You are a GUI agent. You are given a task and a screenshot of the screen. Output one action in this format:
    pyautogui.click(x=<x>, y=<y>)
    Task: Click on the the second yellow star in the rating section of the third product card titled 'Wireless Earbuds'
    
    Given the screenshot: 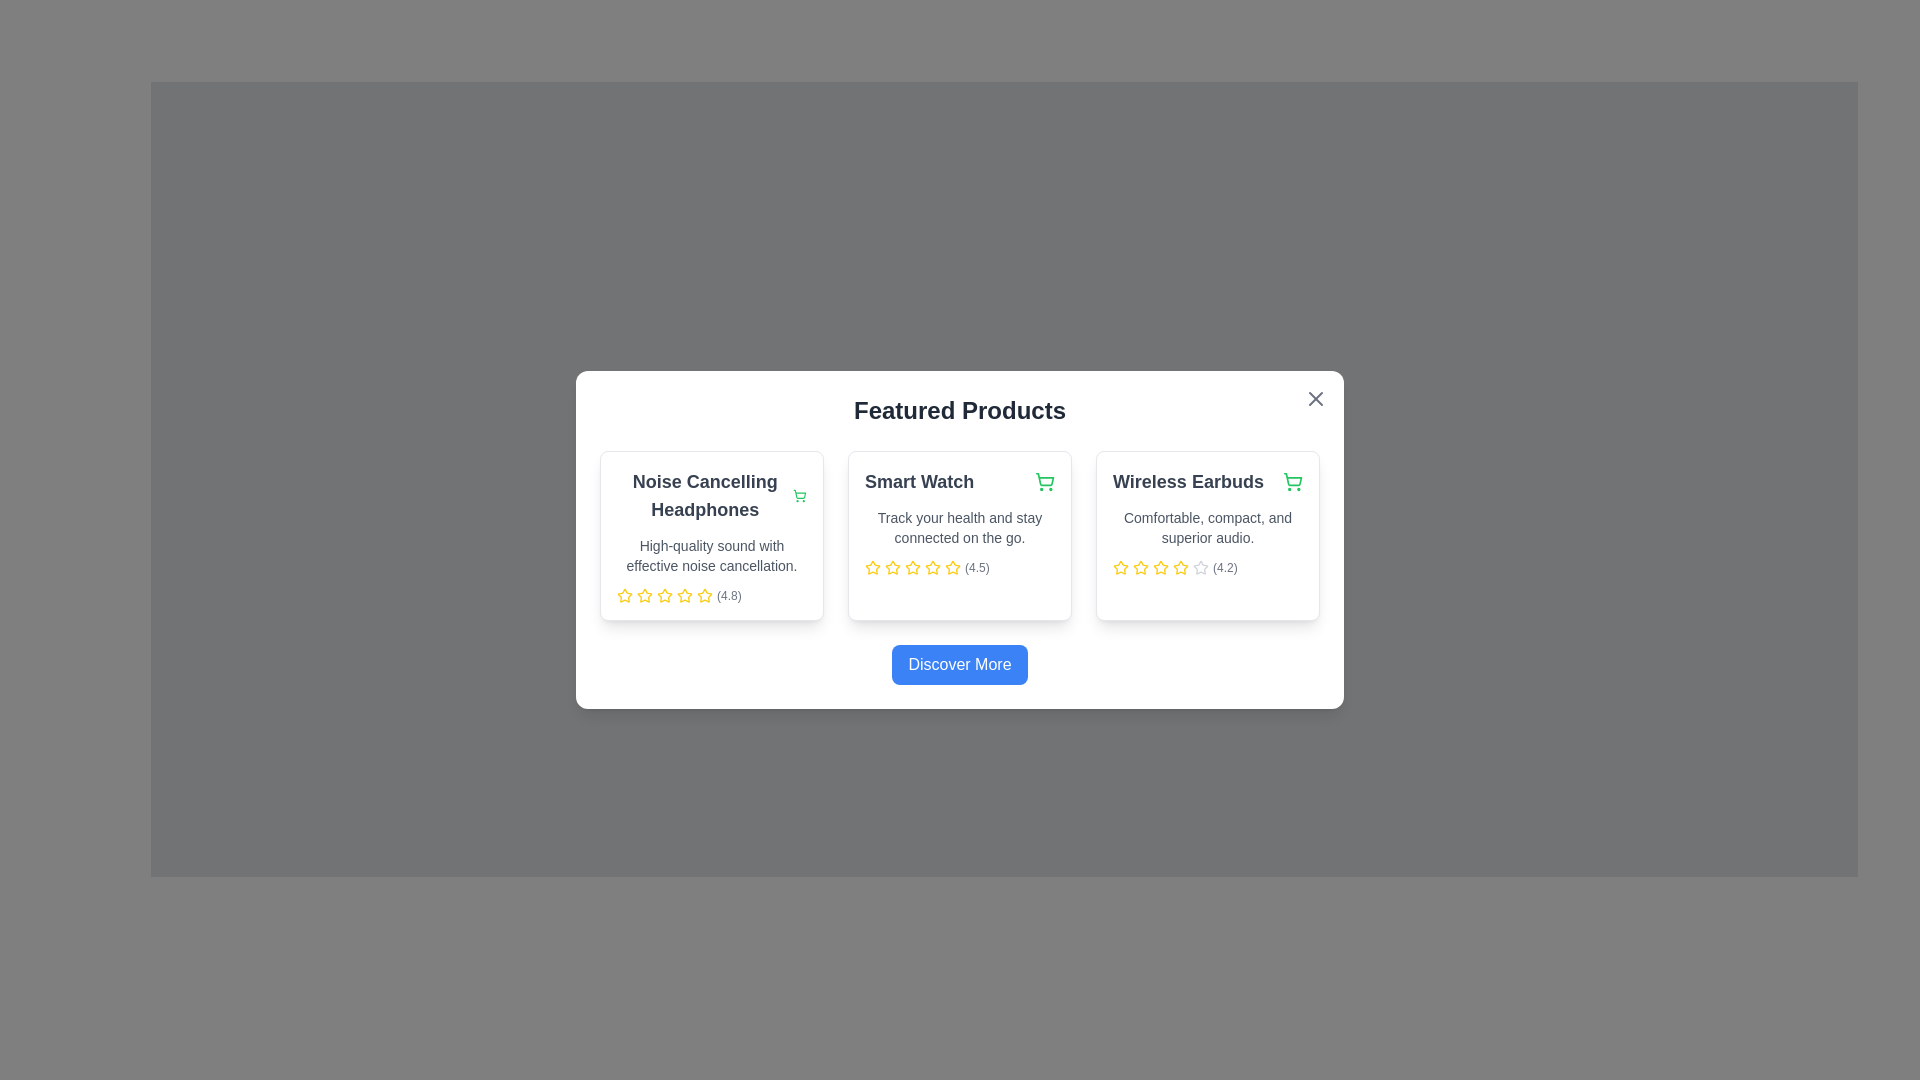 What is the action you would take?
    pyautogui.click(x=1161, y=567)
    